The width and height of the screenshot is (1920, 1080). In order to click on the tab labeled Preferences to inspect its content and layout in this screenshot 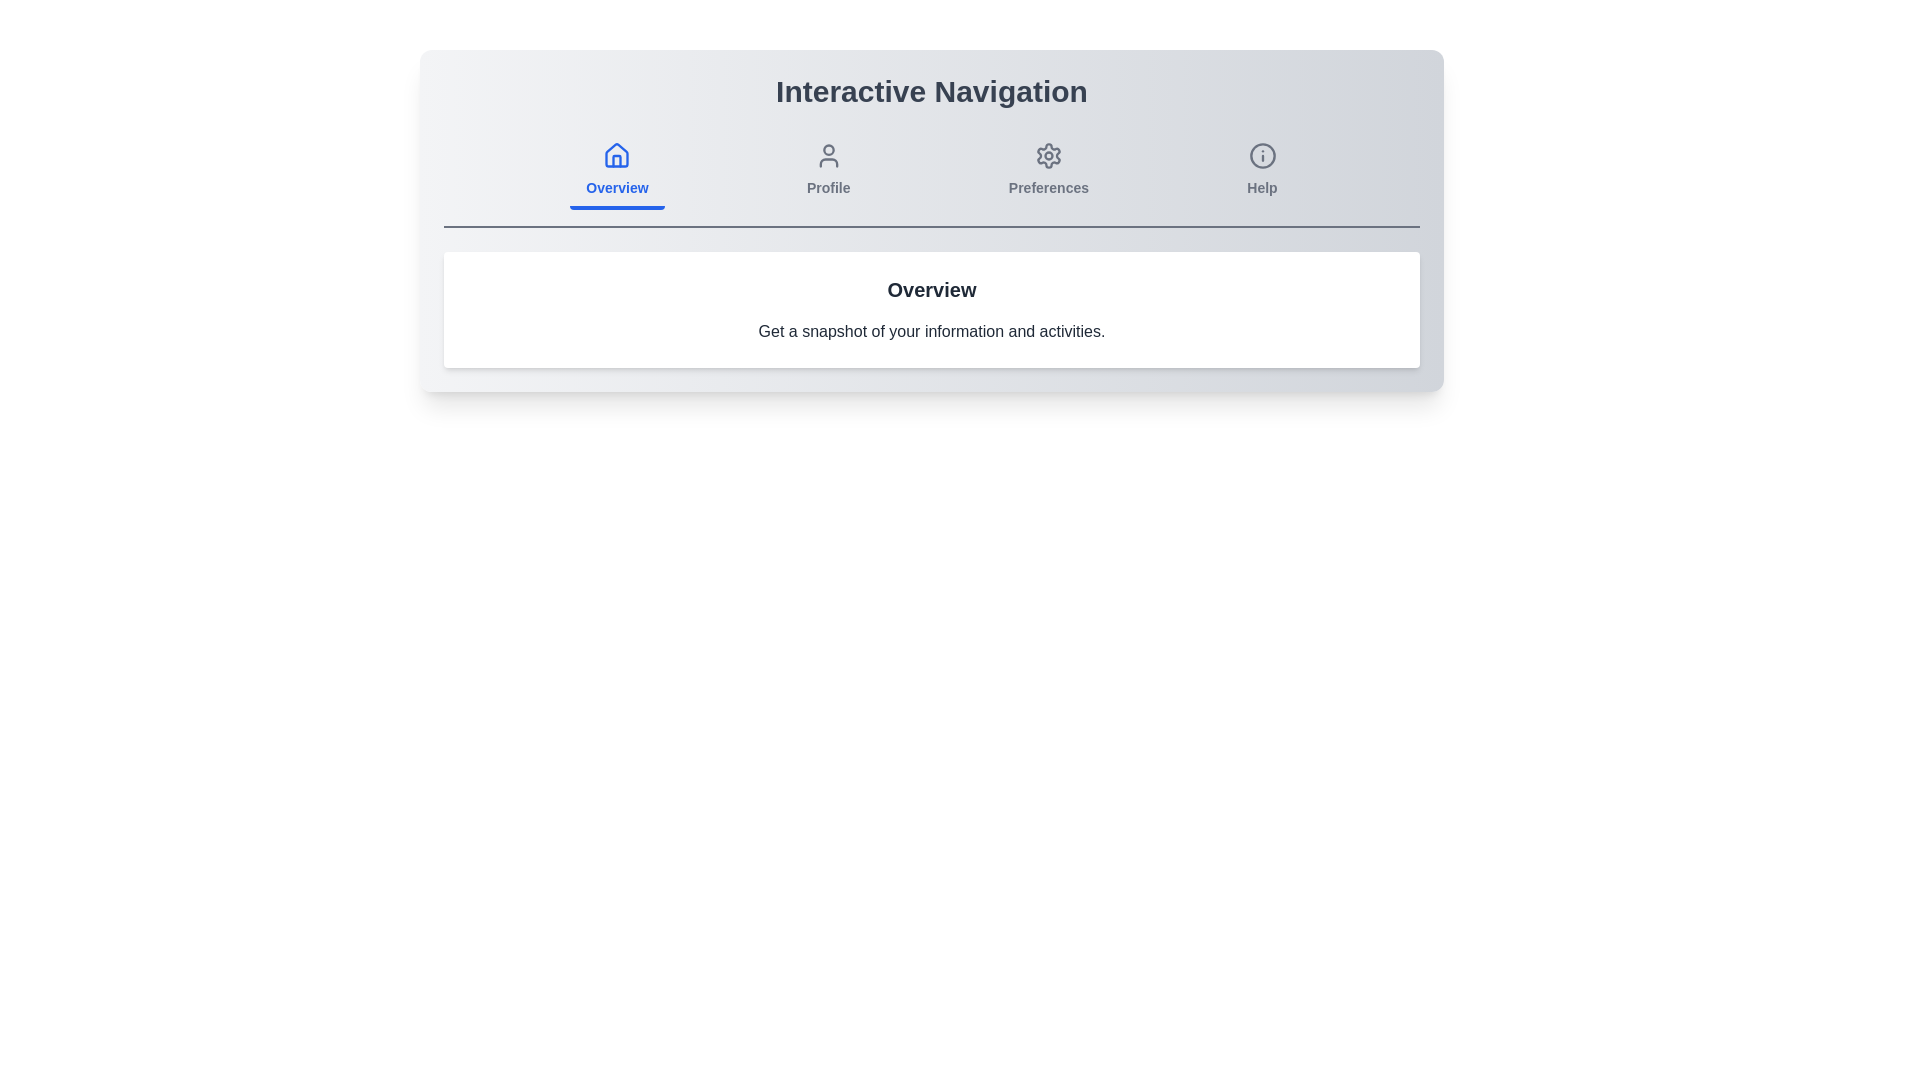, I will do `click(1047, 171)`.